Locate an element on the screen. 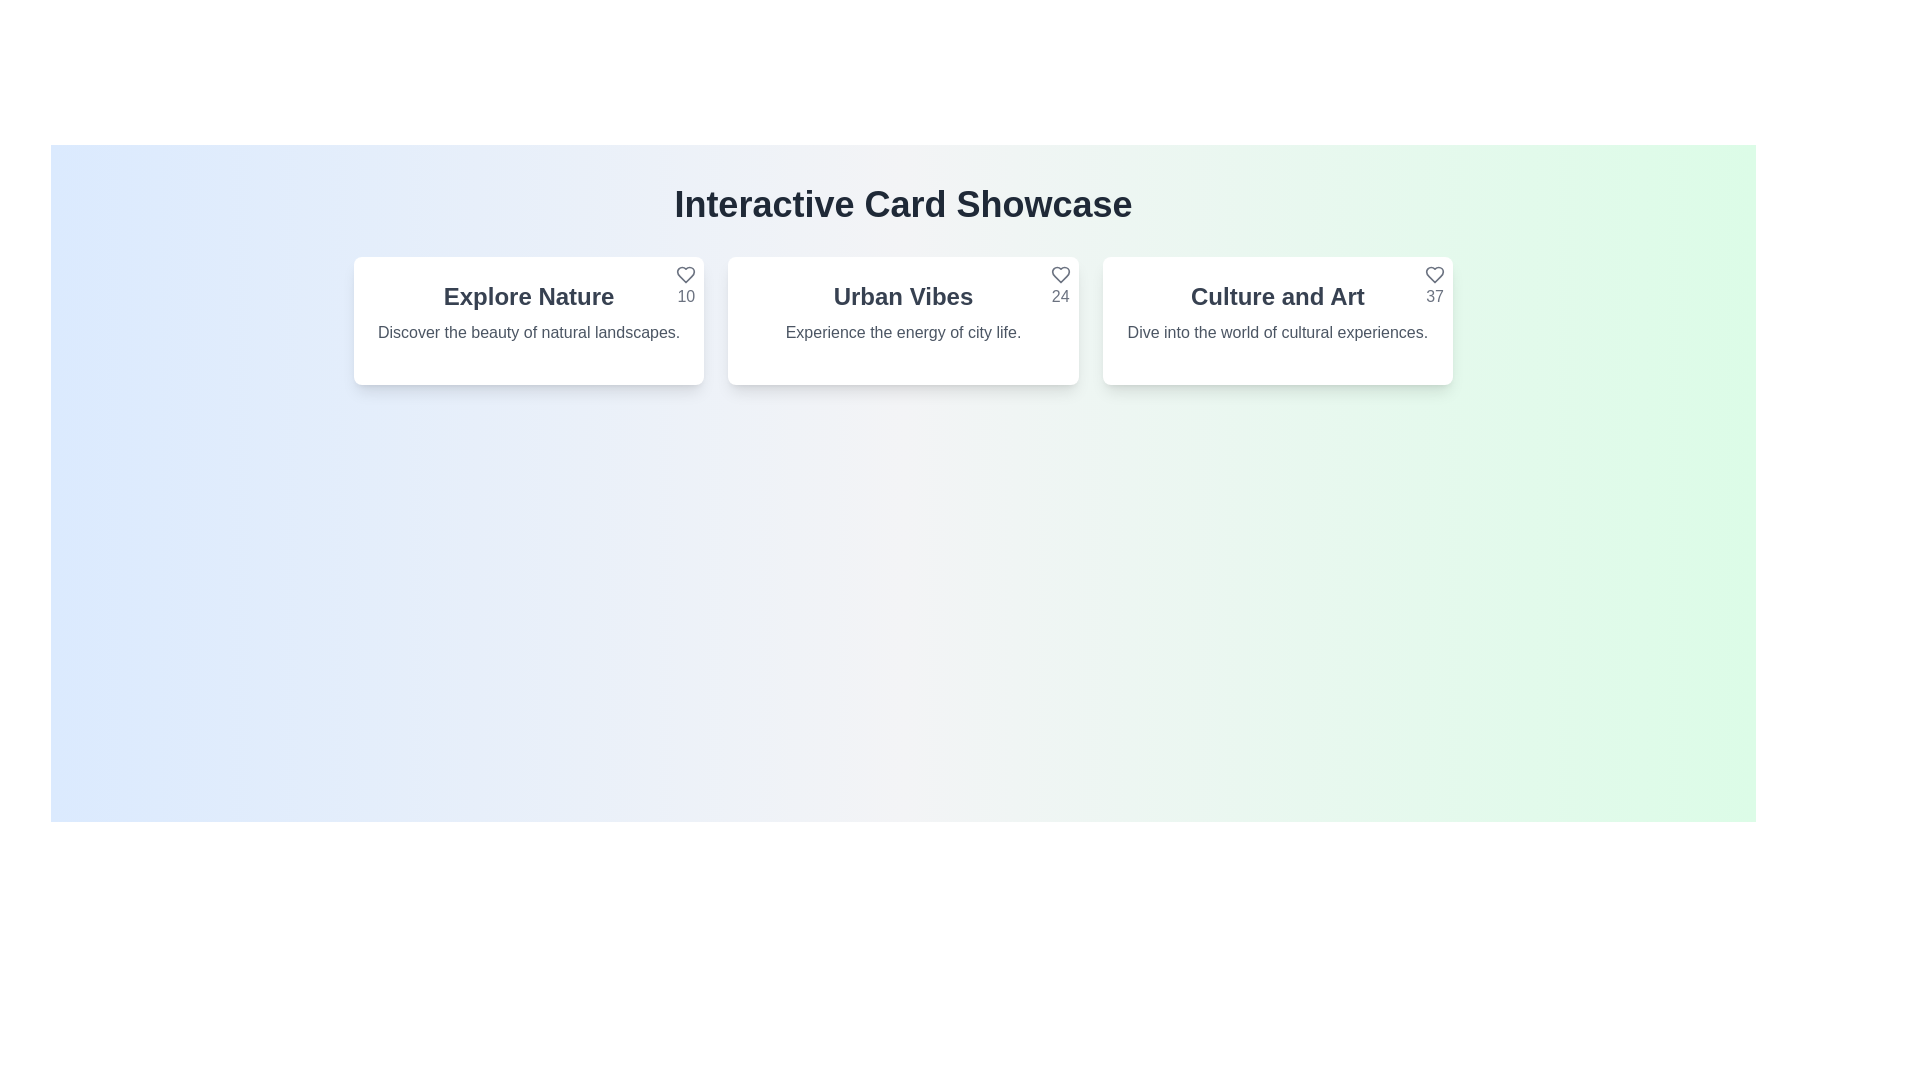 Image resolution: width=1920 pixels, height=1080 pixels. the small gray outlined heart icon located at the top-right corner of the 'Culture and Art' card is located at coordinates (1434, 274).